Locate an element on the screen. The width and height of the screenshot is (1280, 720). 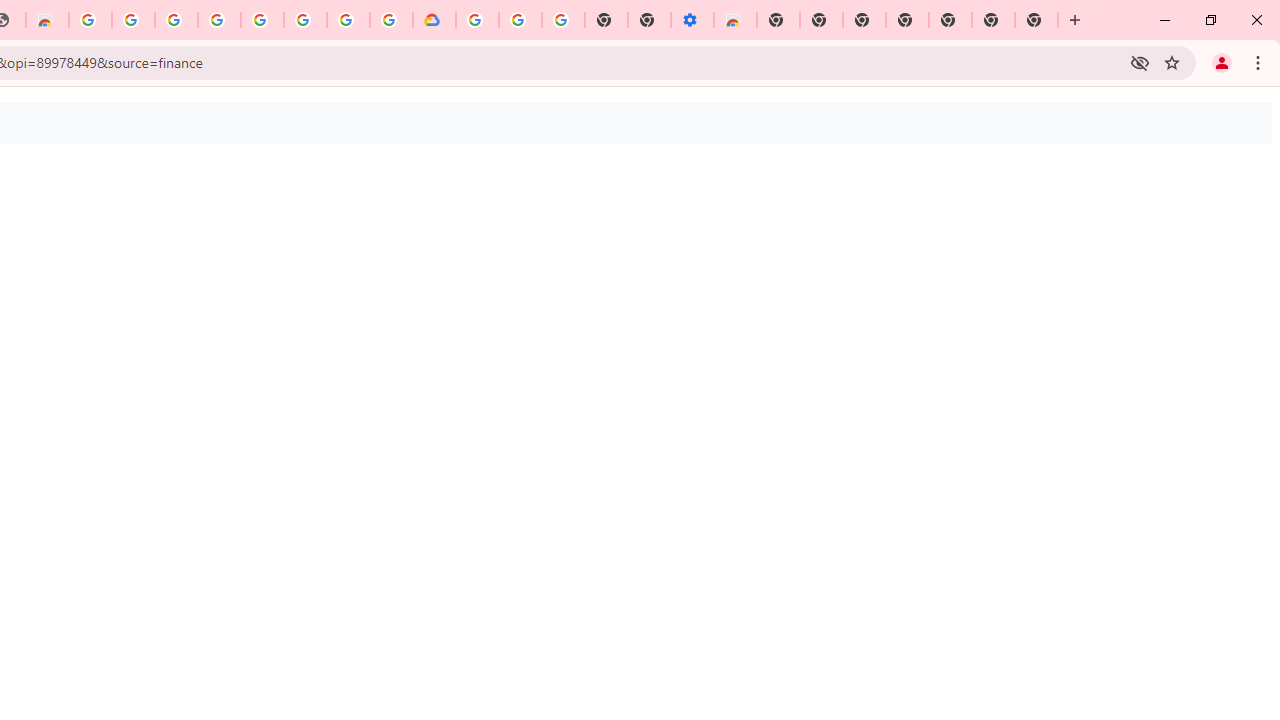
'Chrome Web Store - Accessibility extensions' is located at coordinates (734, 20).